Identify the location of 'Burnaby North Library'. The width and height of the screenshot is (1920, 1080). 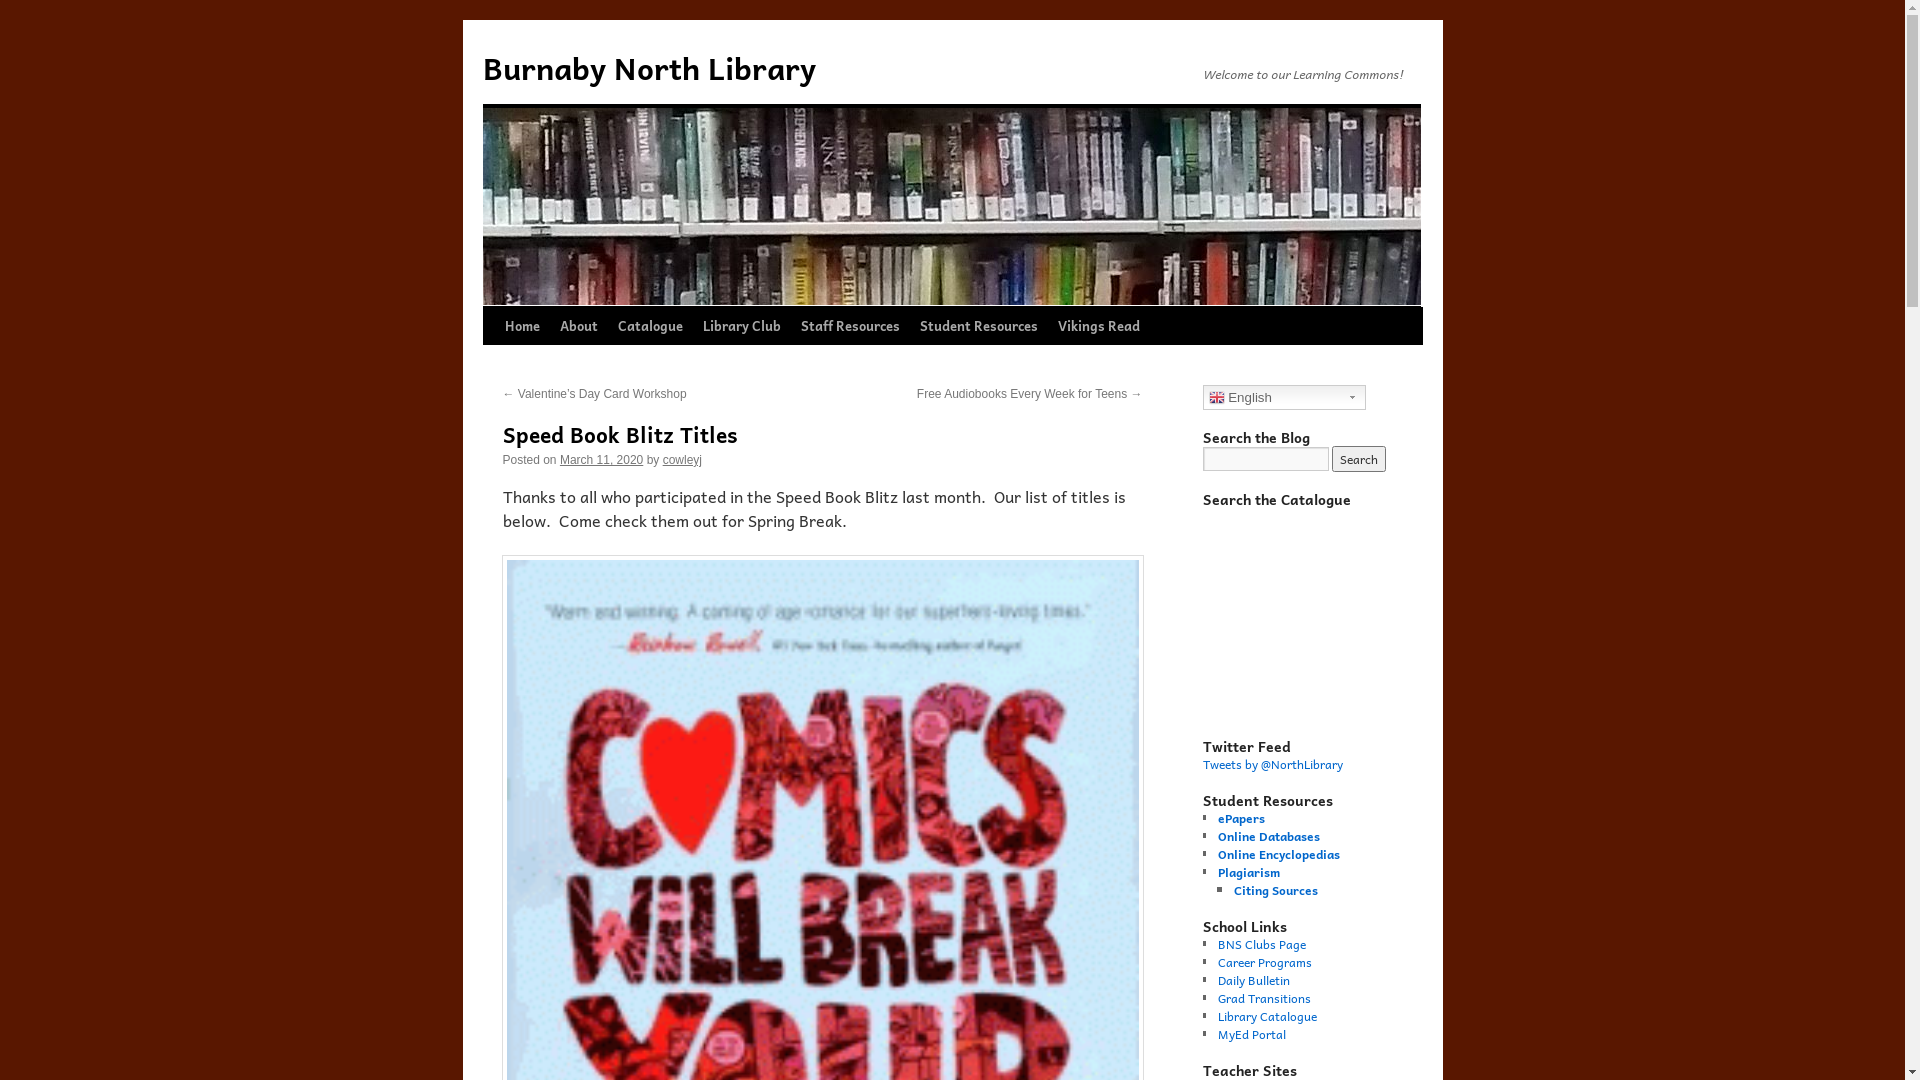
(648, 66).